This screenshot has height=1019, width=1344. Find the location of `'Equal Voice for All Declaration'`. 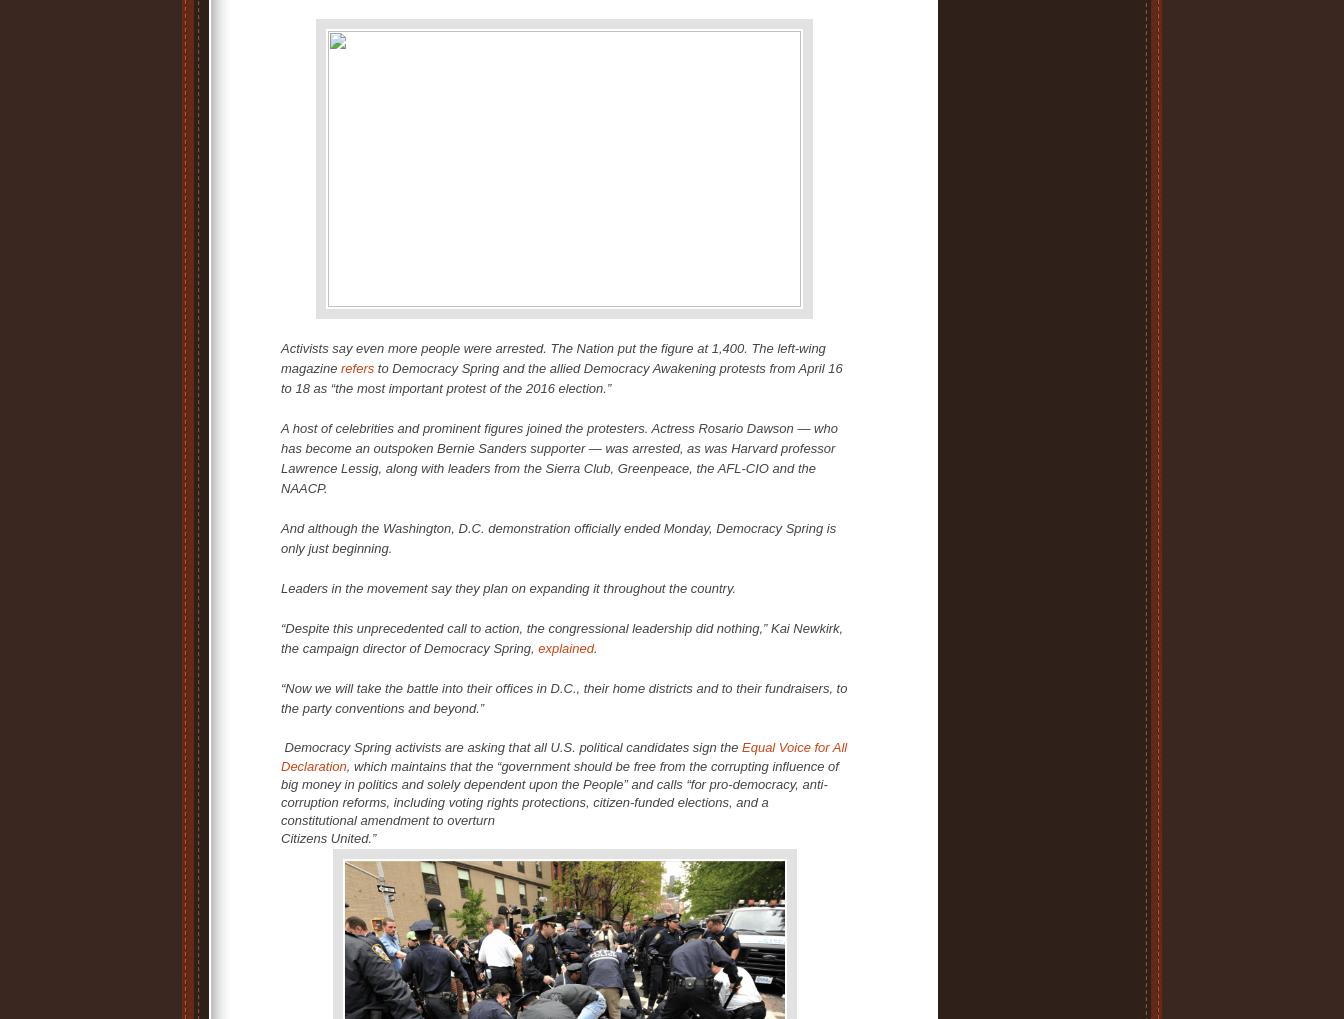

'Equal Voice for All Declaration' is located at coordinates (563, 755).